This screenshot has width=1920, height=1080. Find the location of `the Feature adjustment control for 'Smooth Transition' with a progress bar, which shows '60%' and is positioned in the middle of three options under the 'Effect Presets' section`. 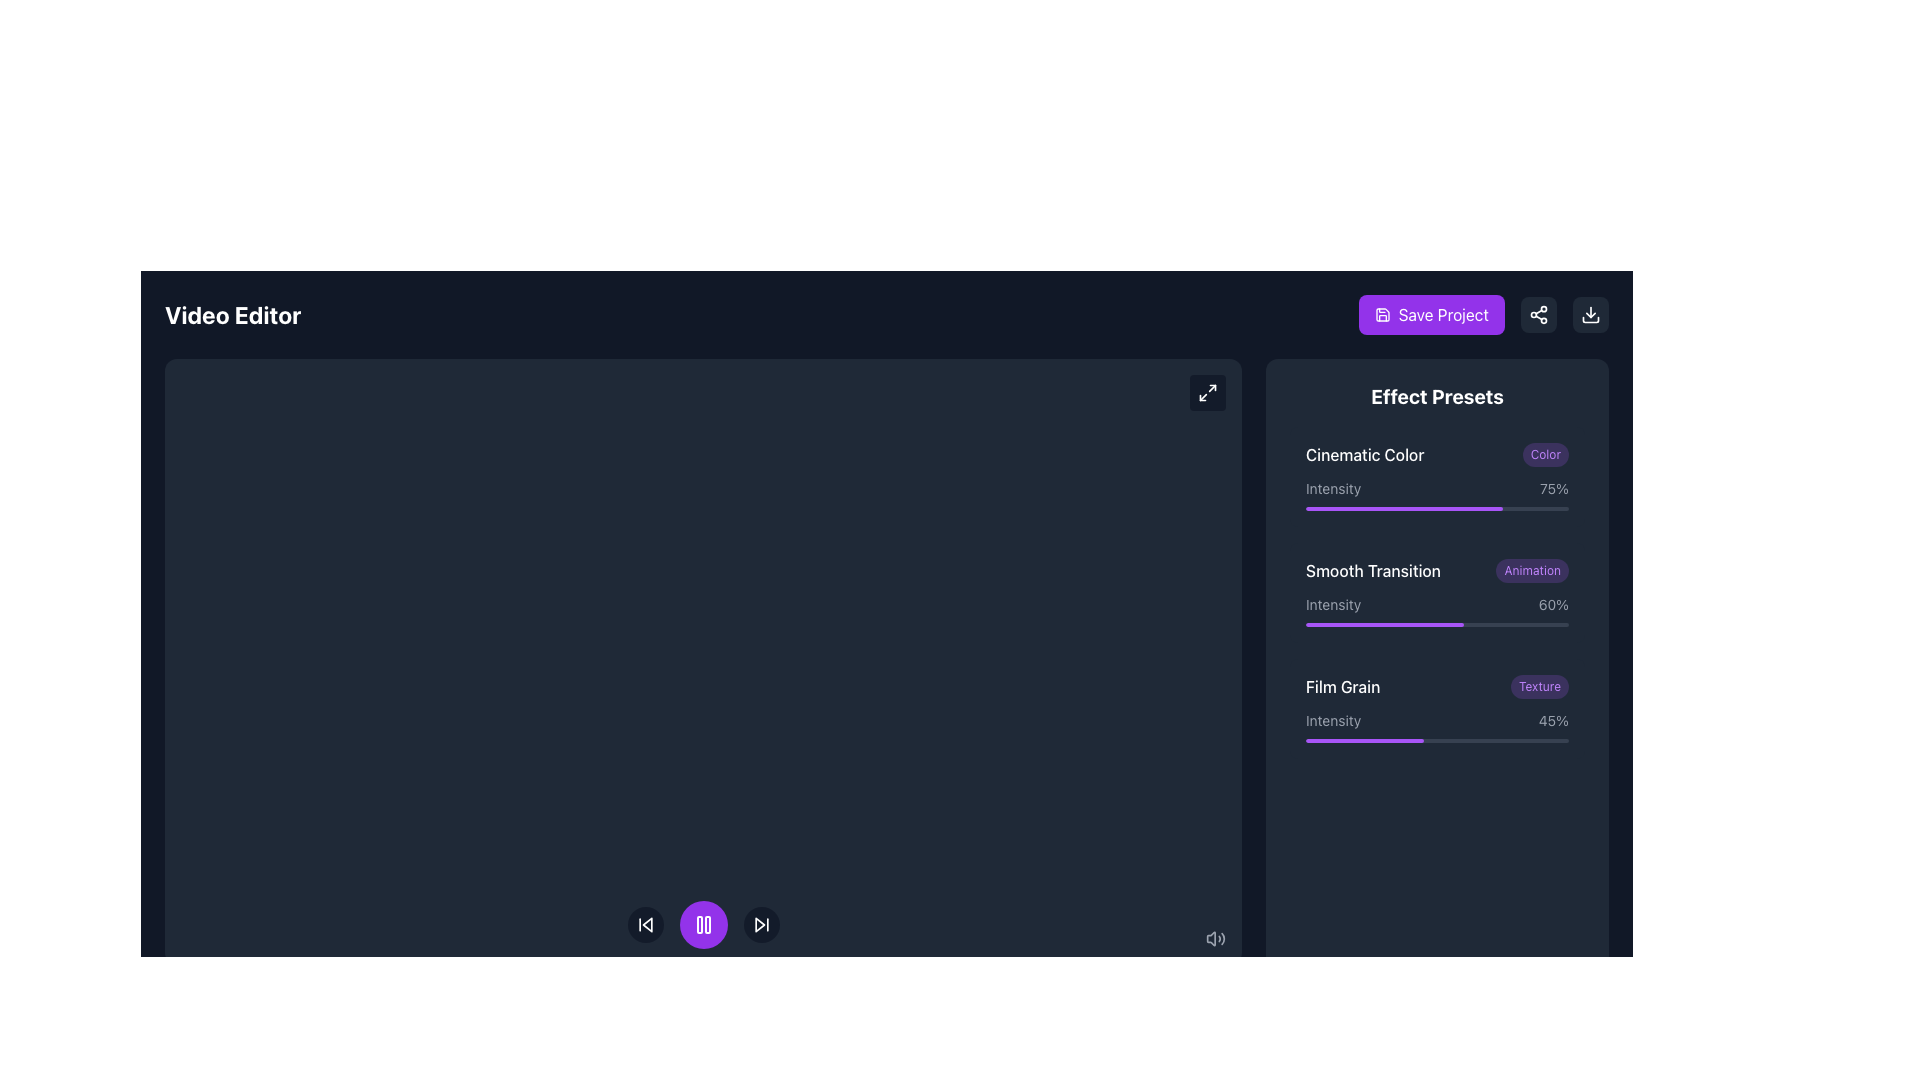

the Feature adjustment control for 'Smooth Transition' with a progress bar, which shows '60%' and is positioned in the middle of three options under the 'Effect Presets' section is located at coordinates (1436, 592).